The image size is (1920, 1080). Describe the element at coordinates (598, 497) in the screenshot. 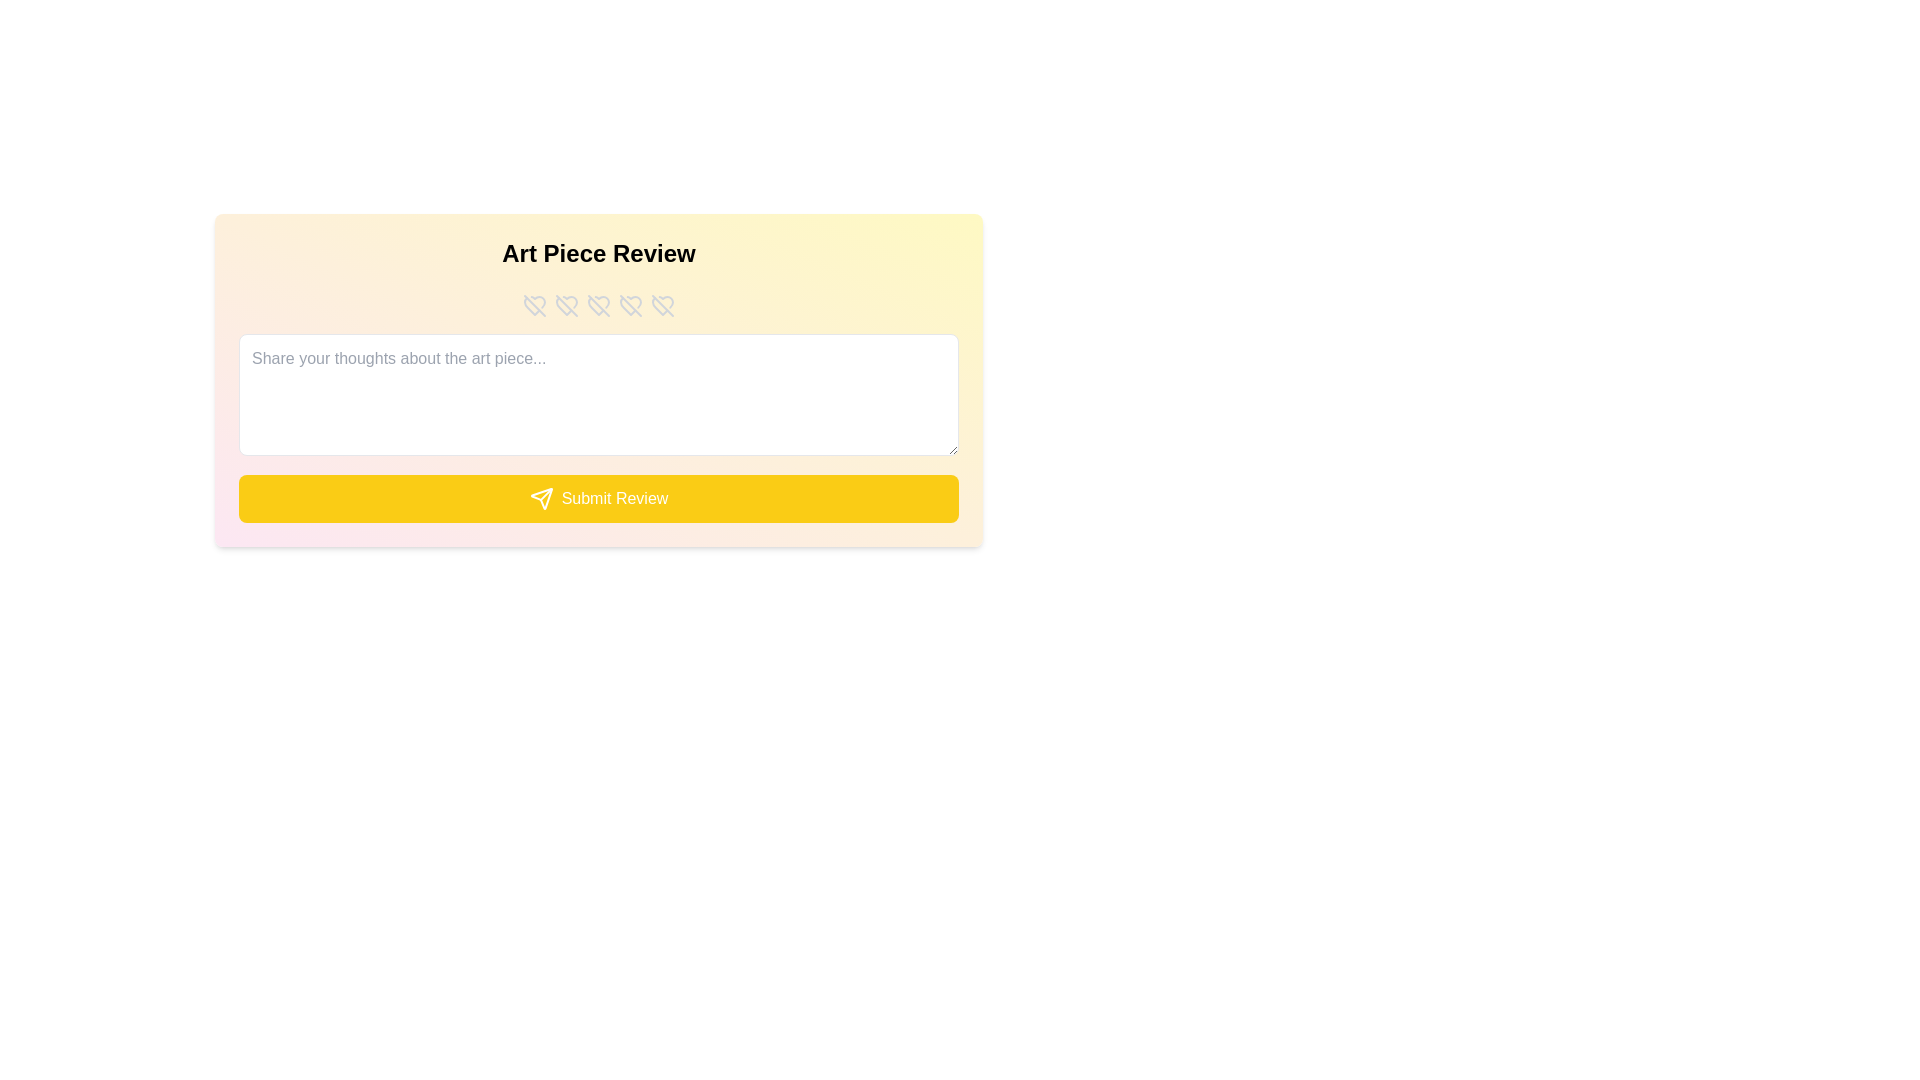

I see `the 'Submit Review' button to submit the review` at that location.